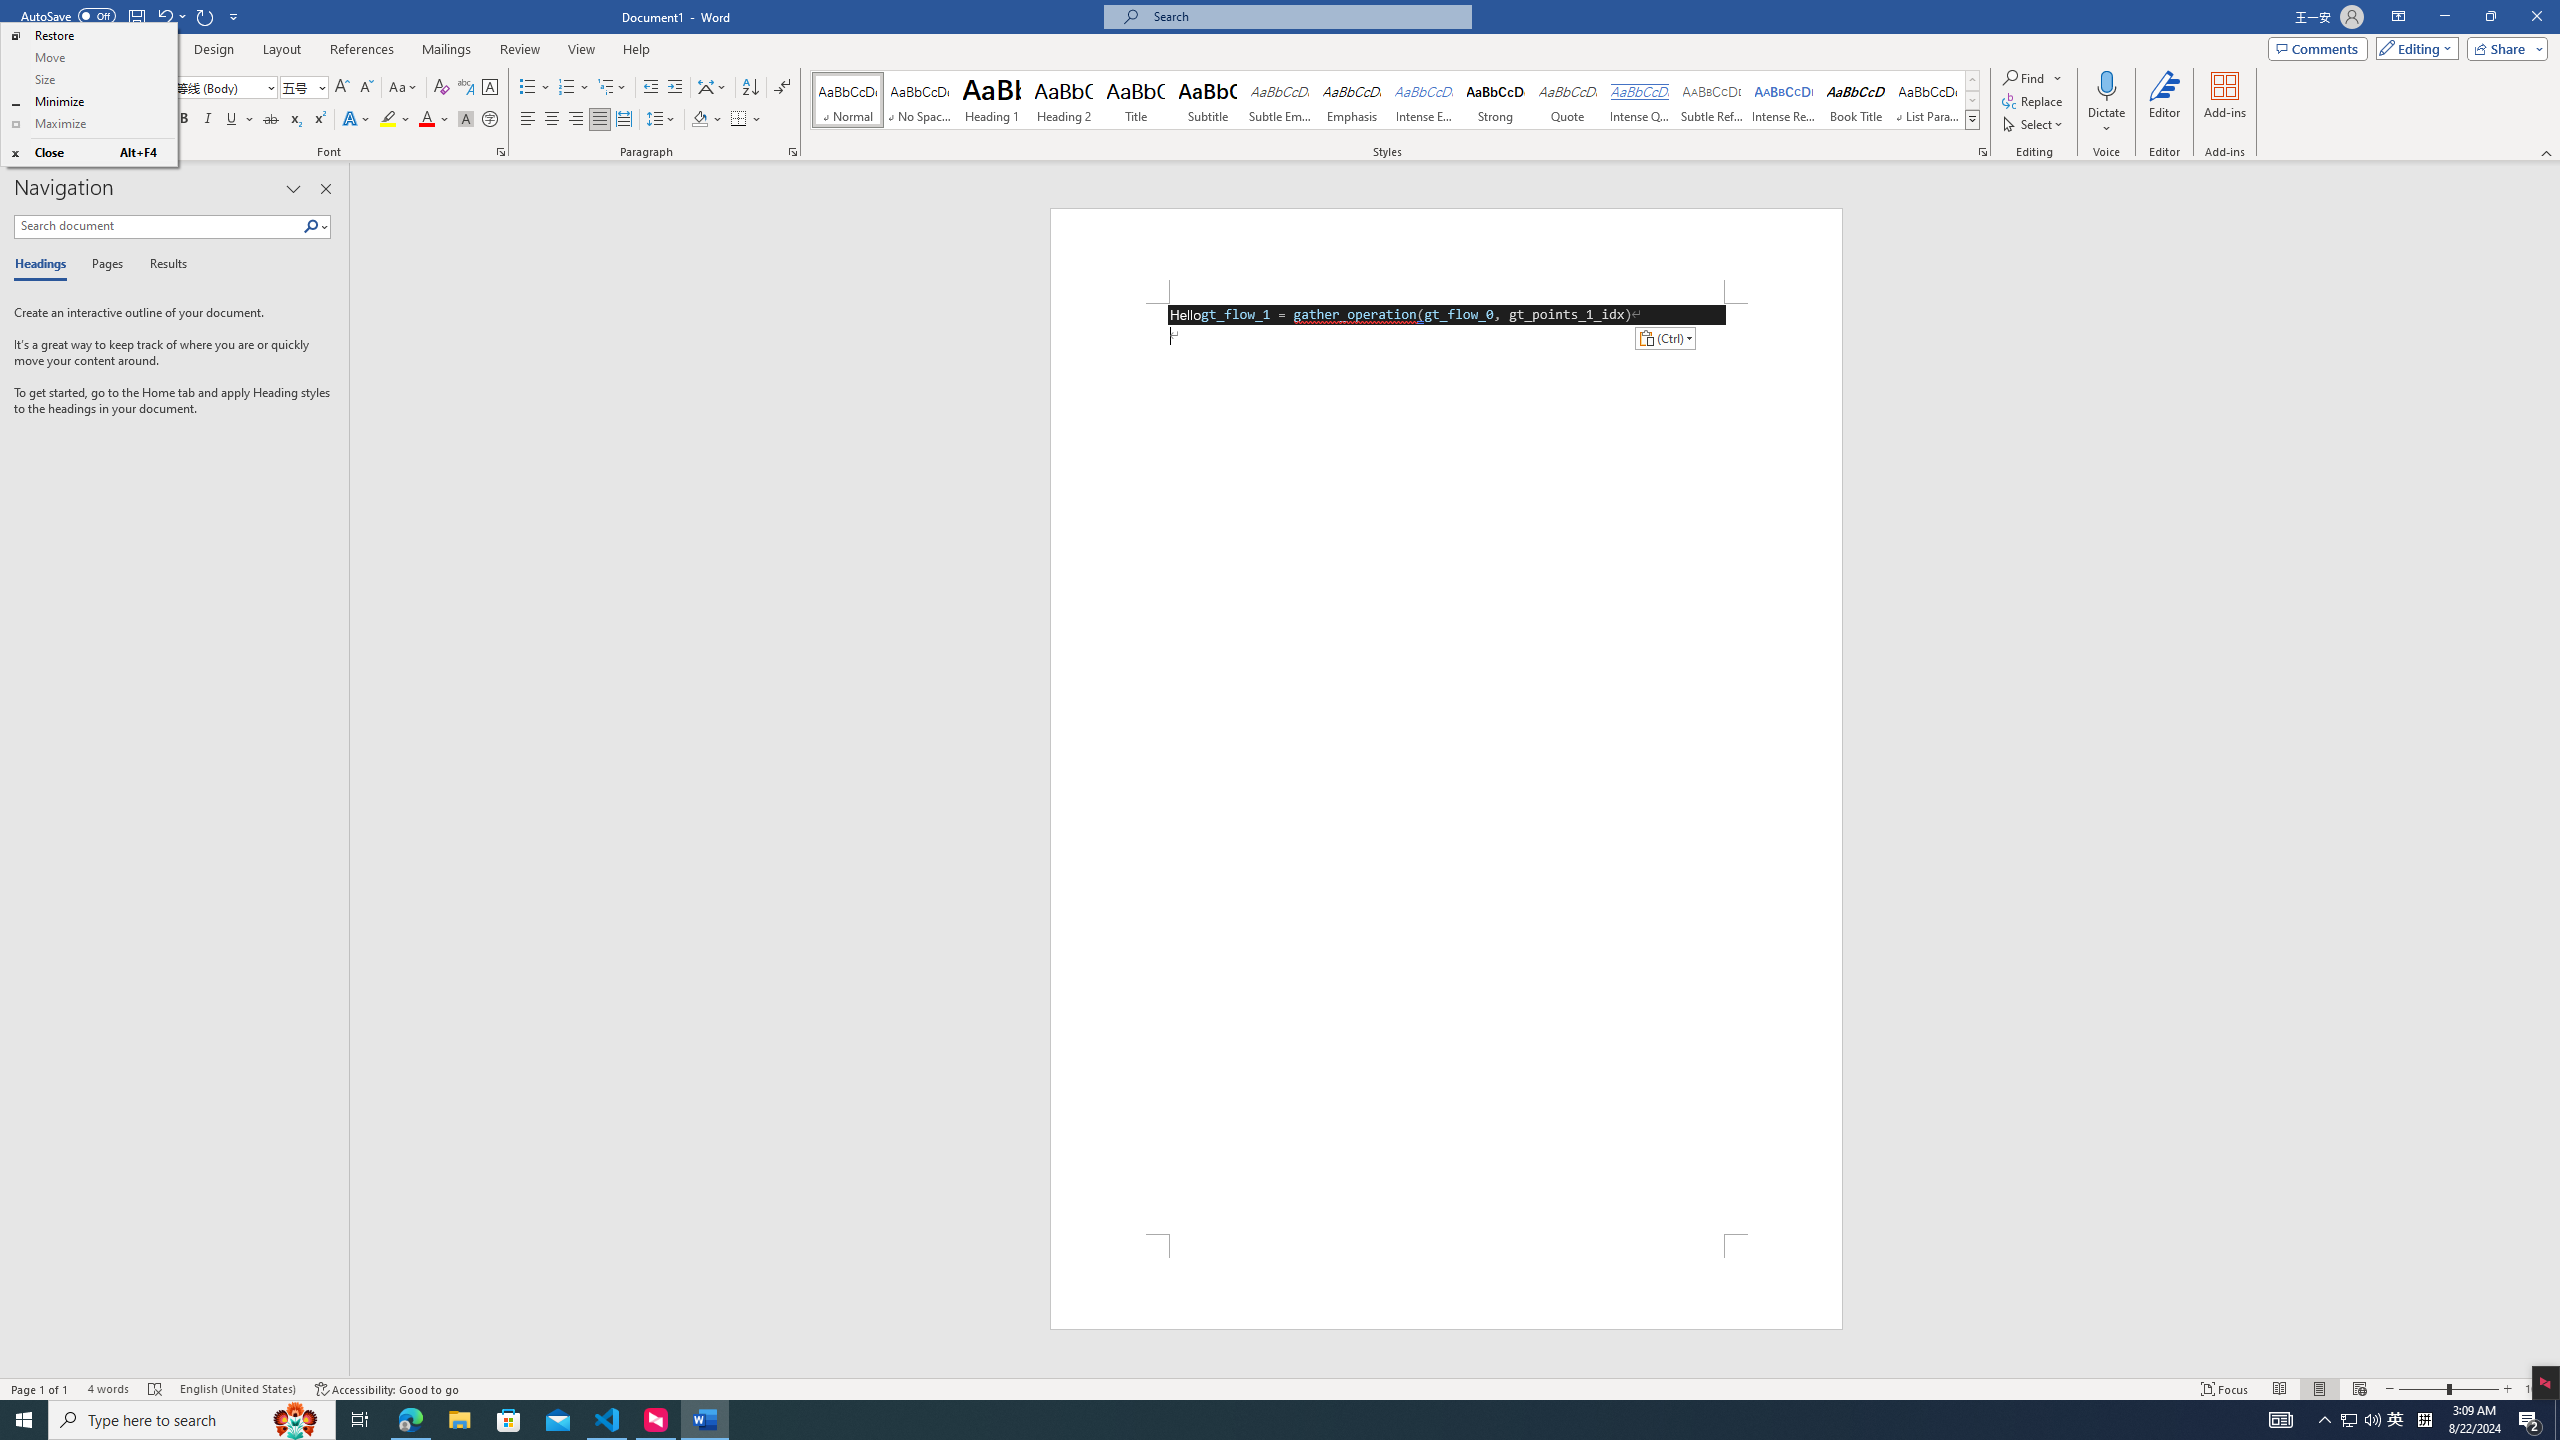 The width and height of the screenshot is (2560, 1440). What do you see at coordinates (40, 1389) in the screenshot?
I see `'Page Number Page 1 of 1'` at bounding box center [40, 1389].